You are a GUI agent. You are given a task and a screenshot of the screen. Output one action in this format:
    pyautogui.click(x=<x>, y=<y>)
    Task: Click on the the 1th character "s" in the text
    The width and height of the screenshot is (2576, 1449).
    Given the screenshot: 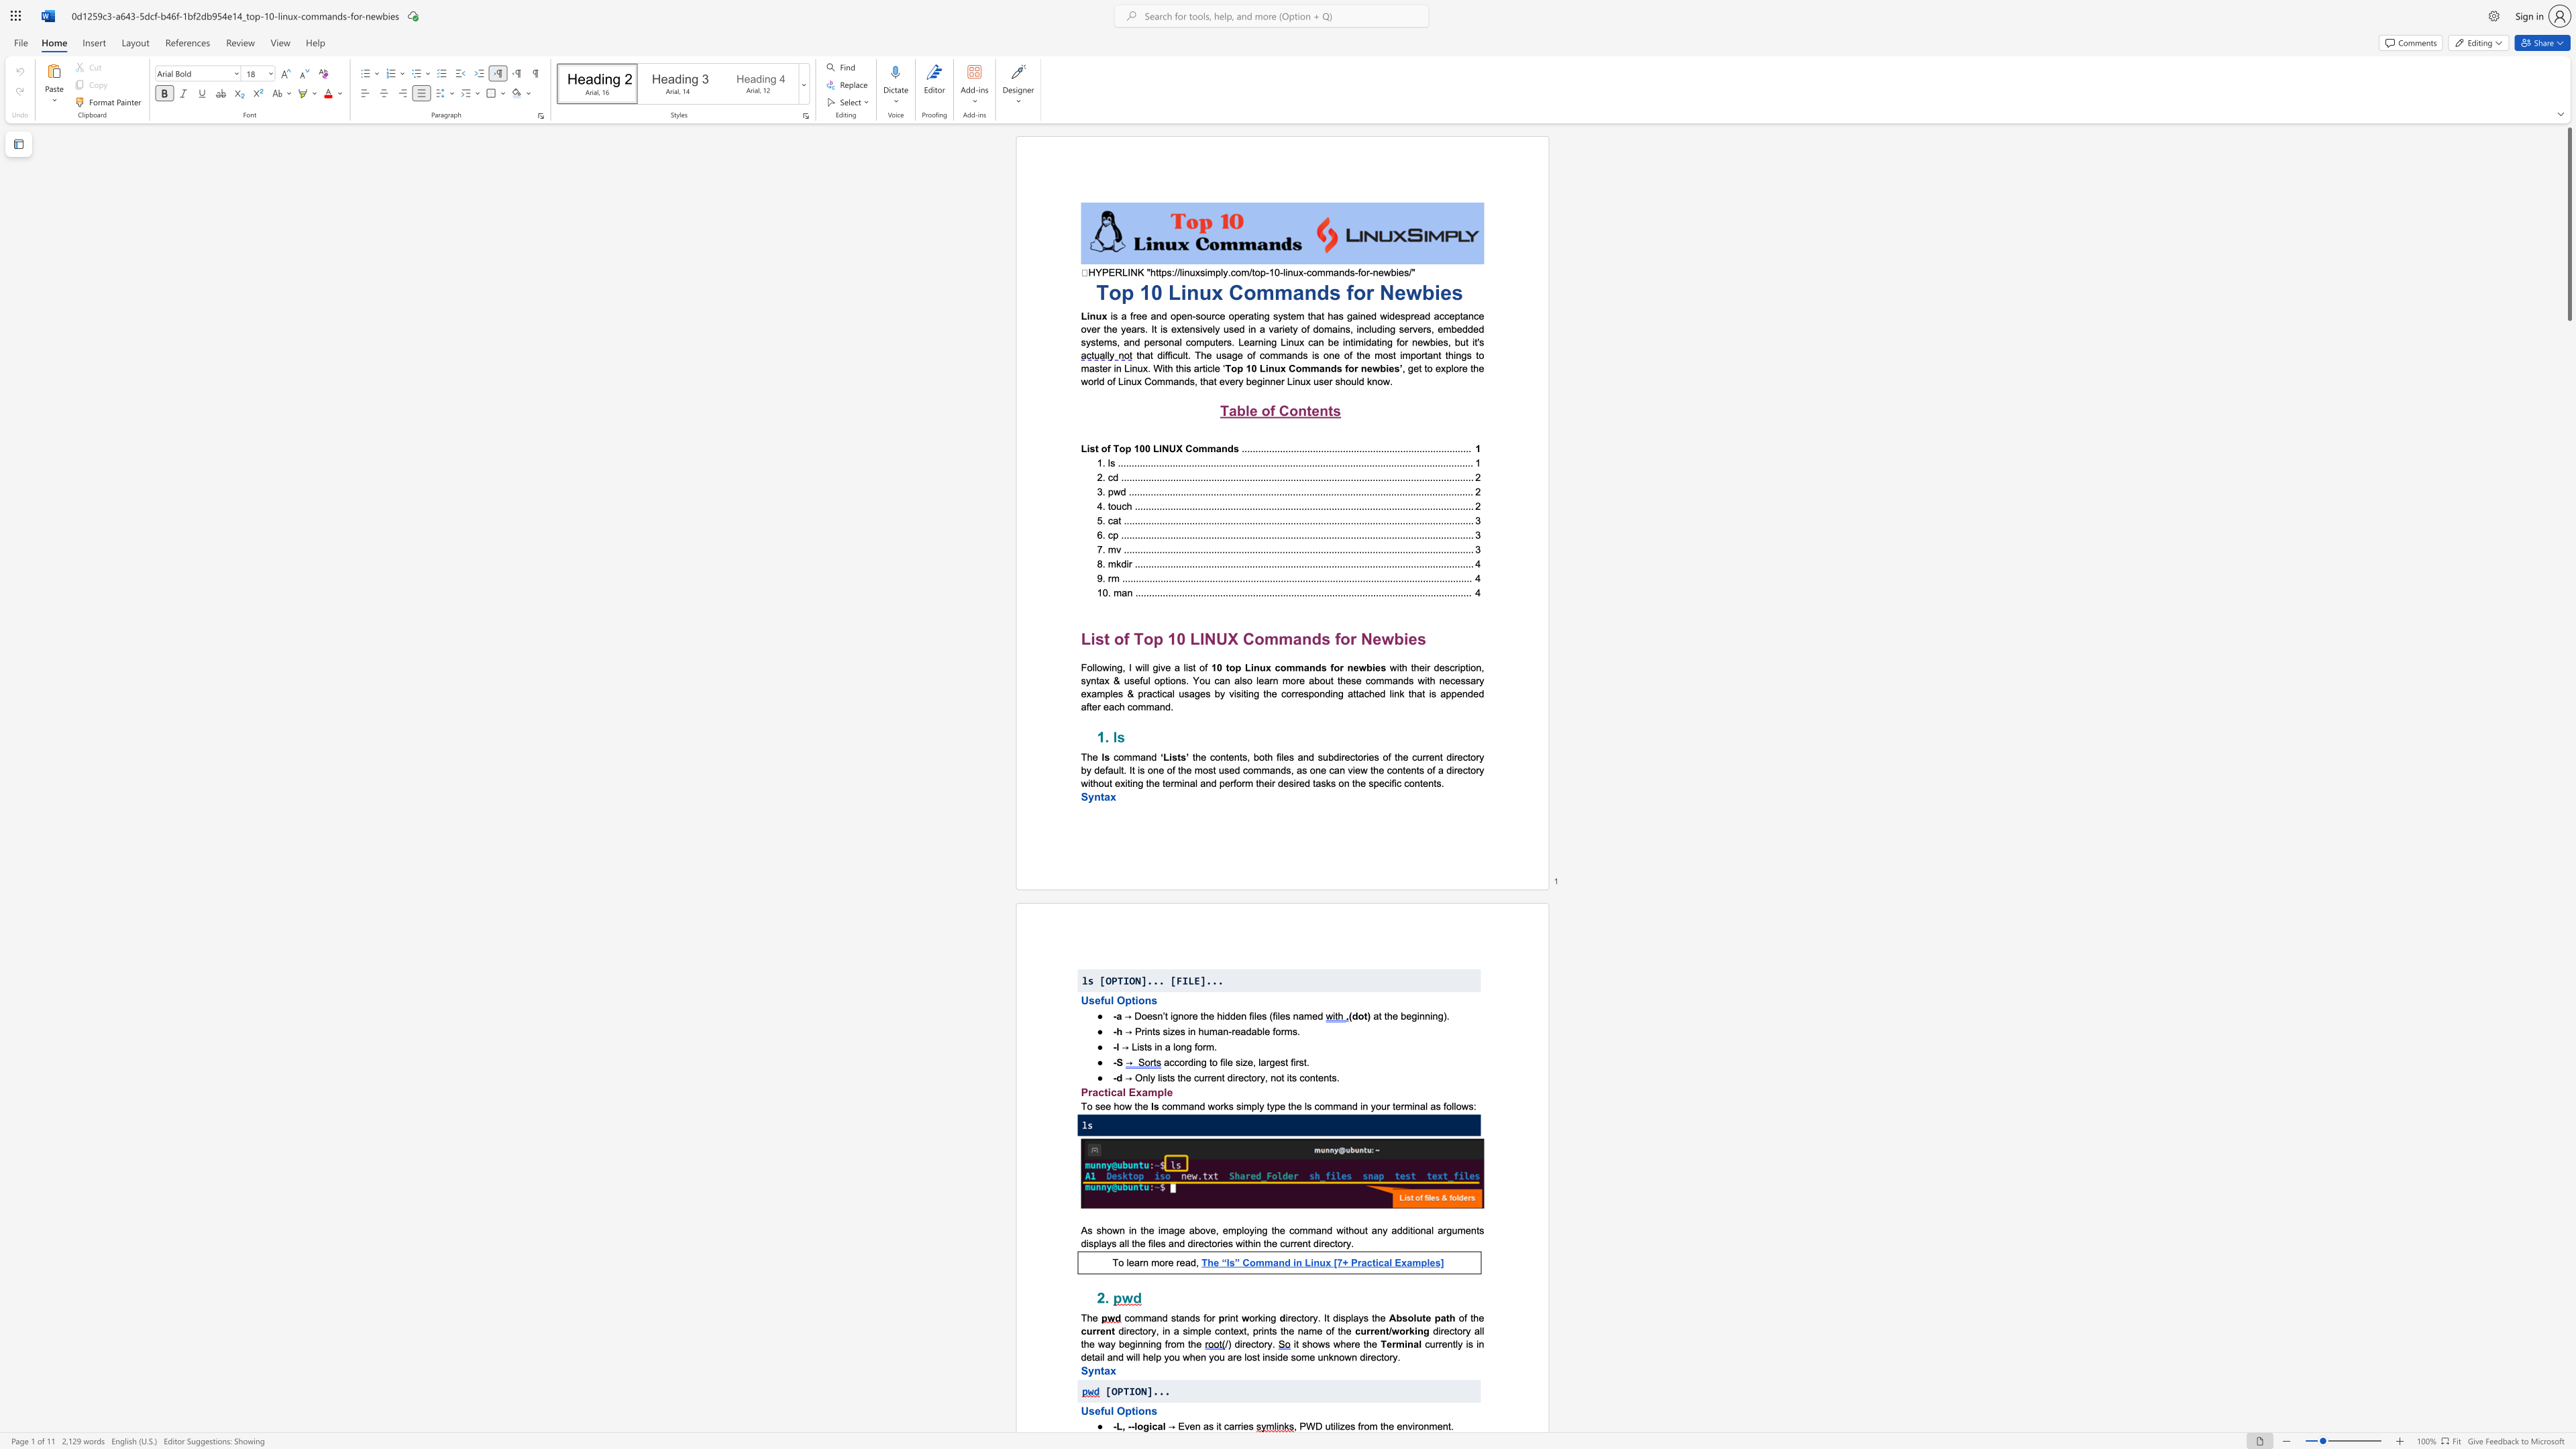 What is the action you would take?
    pyautogui.click(x=1097, y=1106)
    